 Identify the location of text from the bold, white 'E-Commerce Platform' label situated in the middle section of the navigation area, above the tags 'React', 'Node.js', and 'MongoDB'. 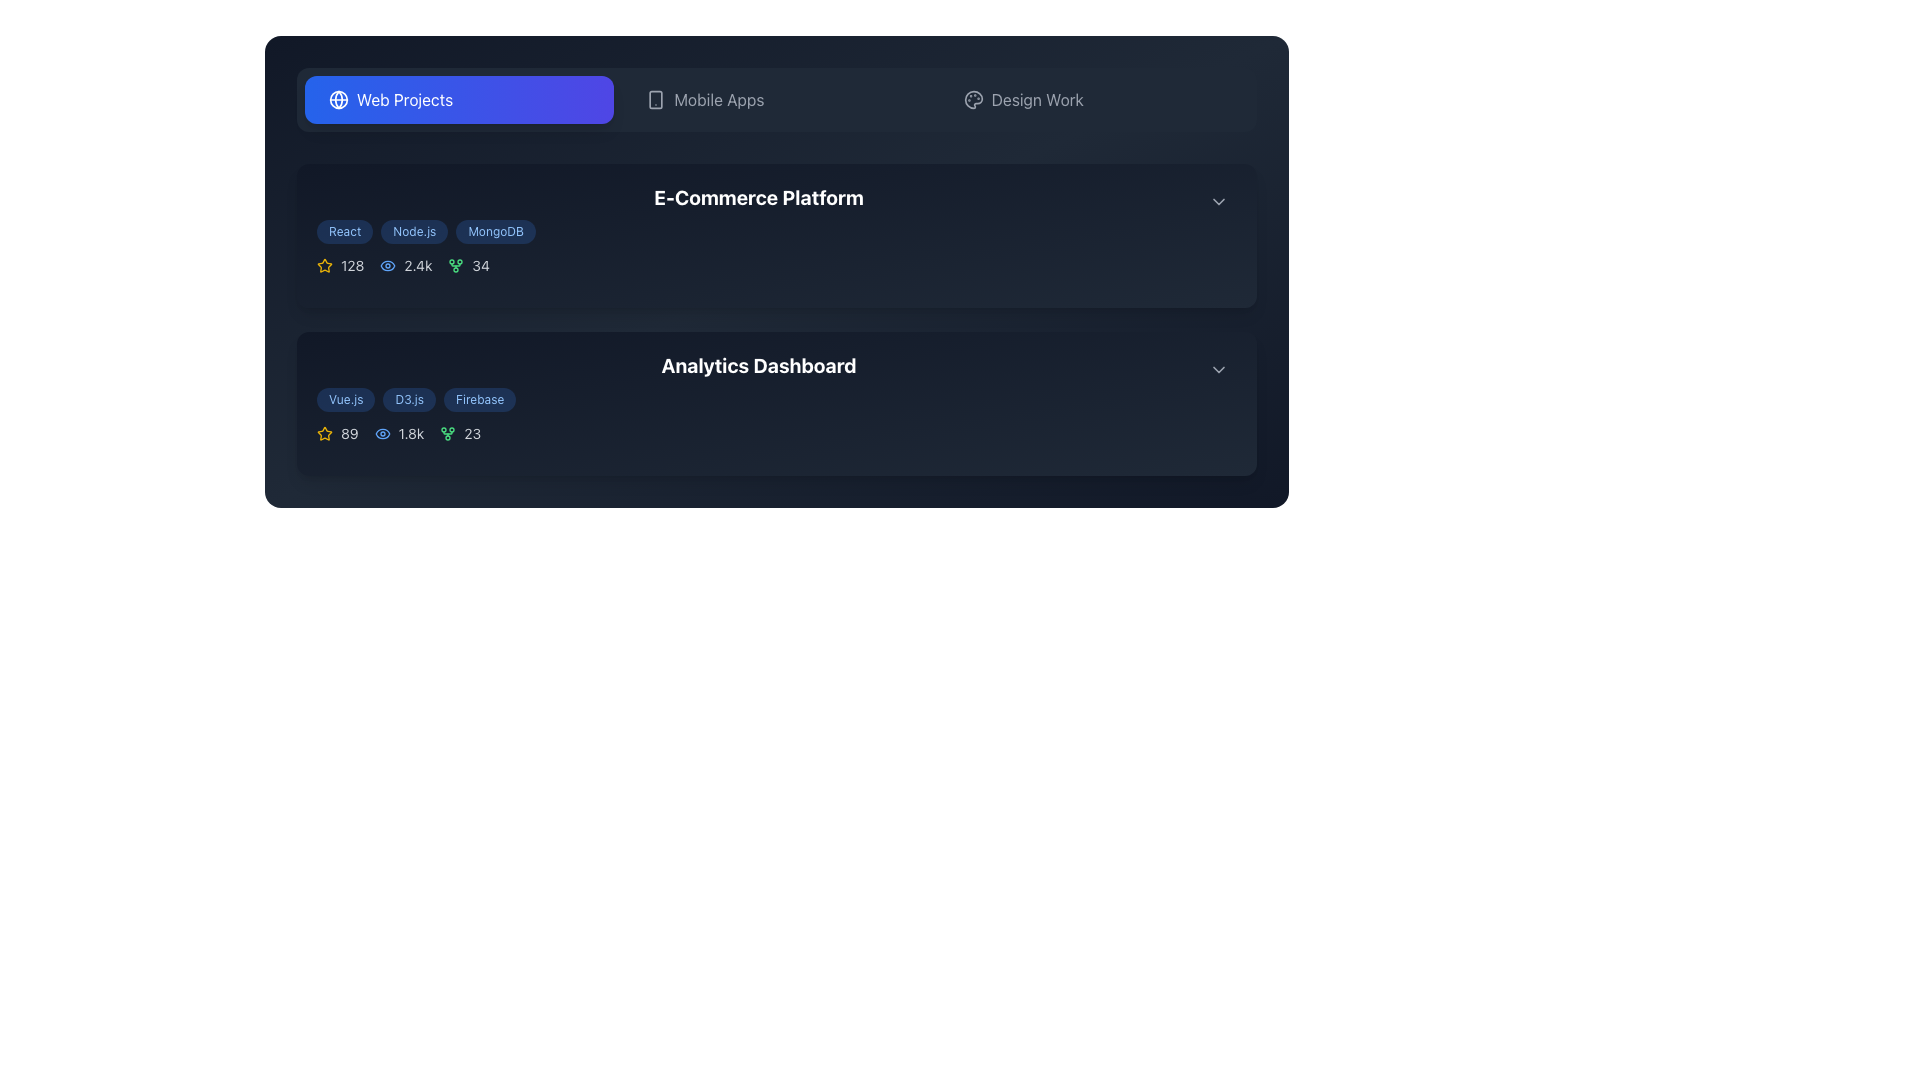
(757, 197).